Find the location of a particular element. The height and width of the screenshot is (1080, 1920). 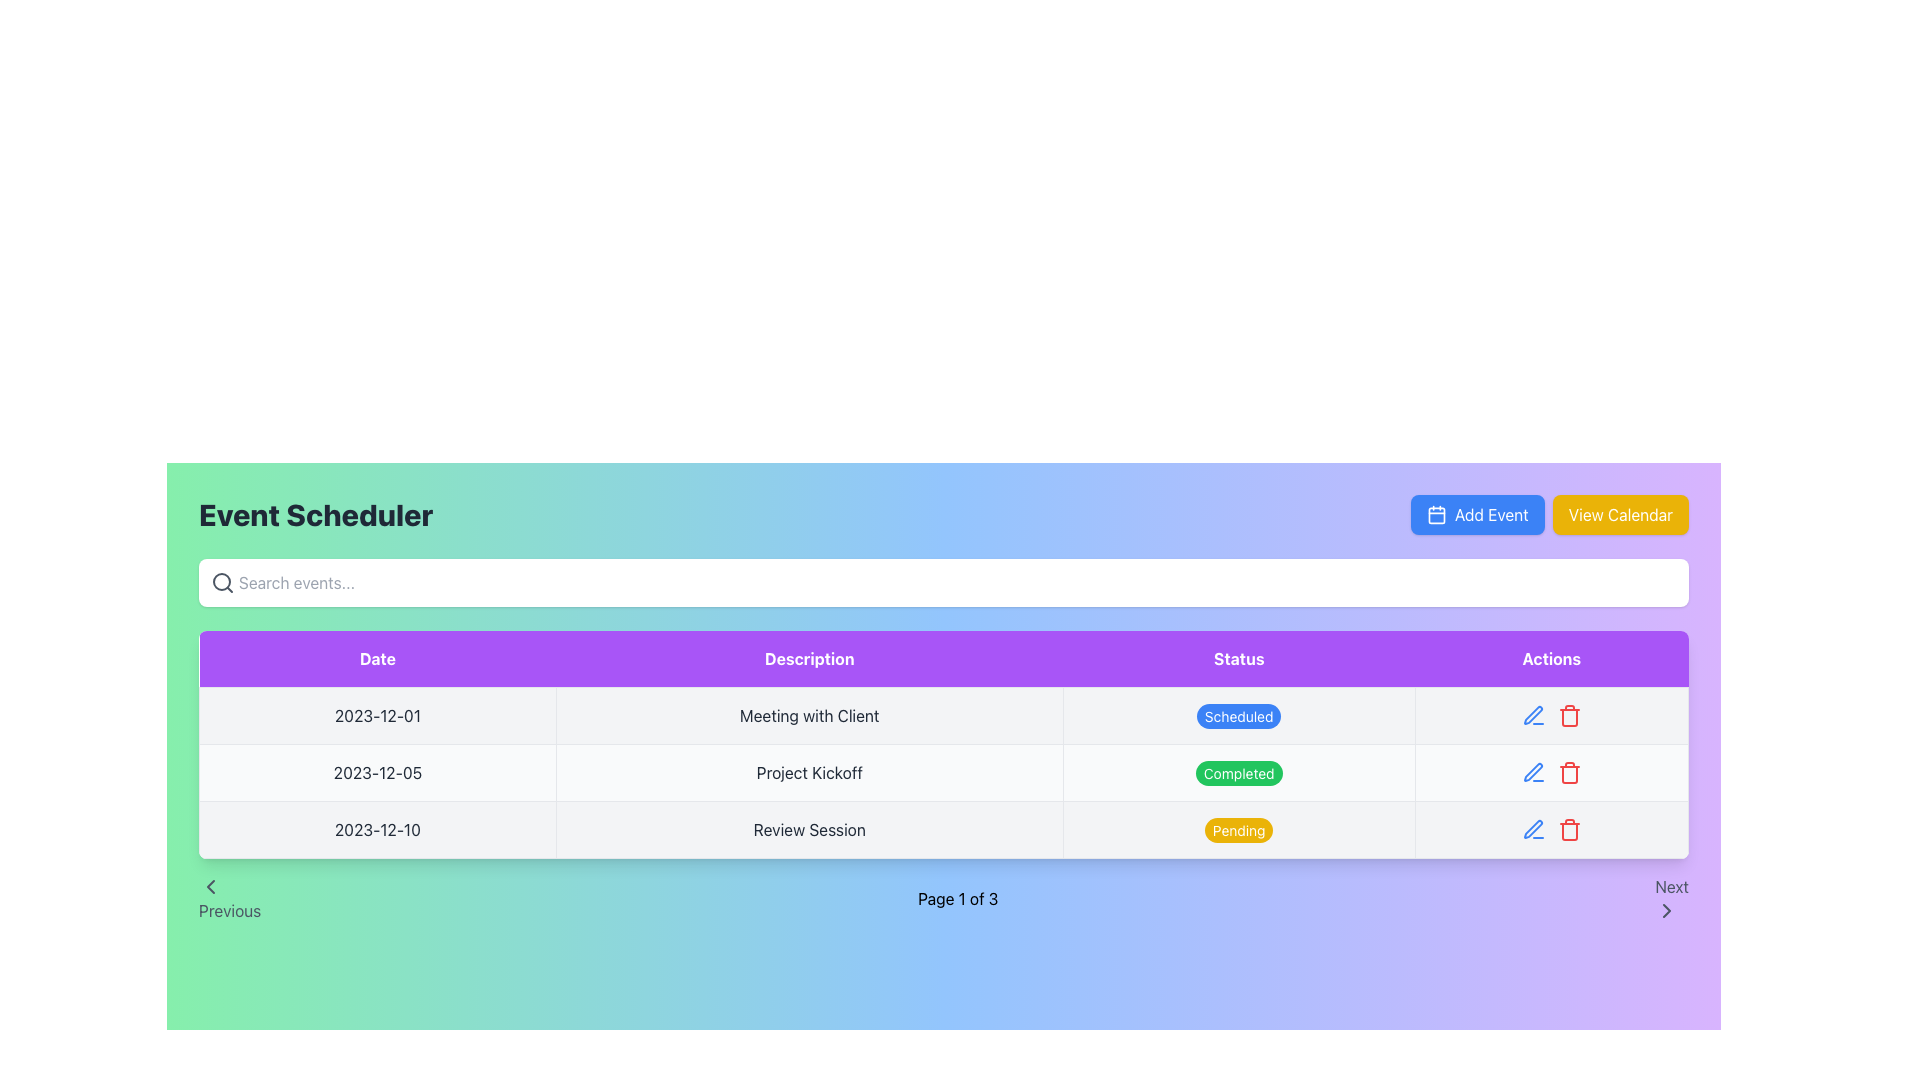

the 'Completed' status badge in the table row displaying event information for 'Project Kickoff' on '2023-12-05' is located at coordinates (943, 771).